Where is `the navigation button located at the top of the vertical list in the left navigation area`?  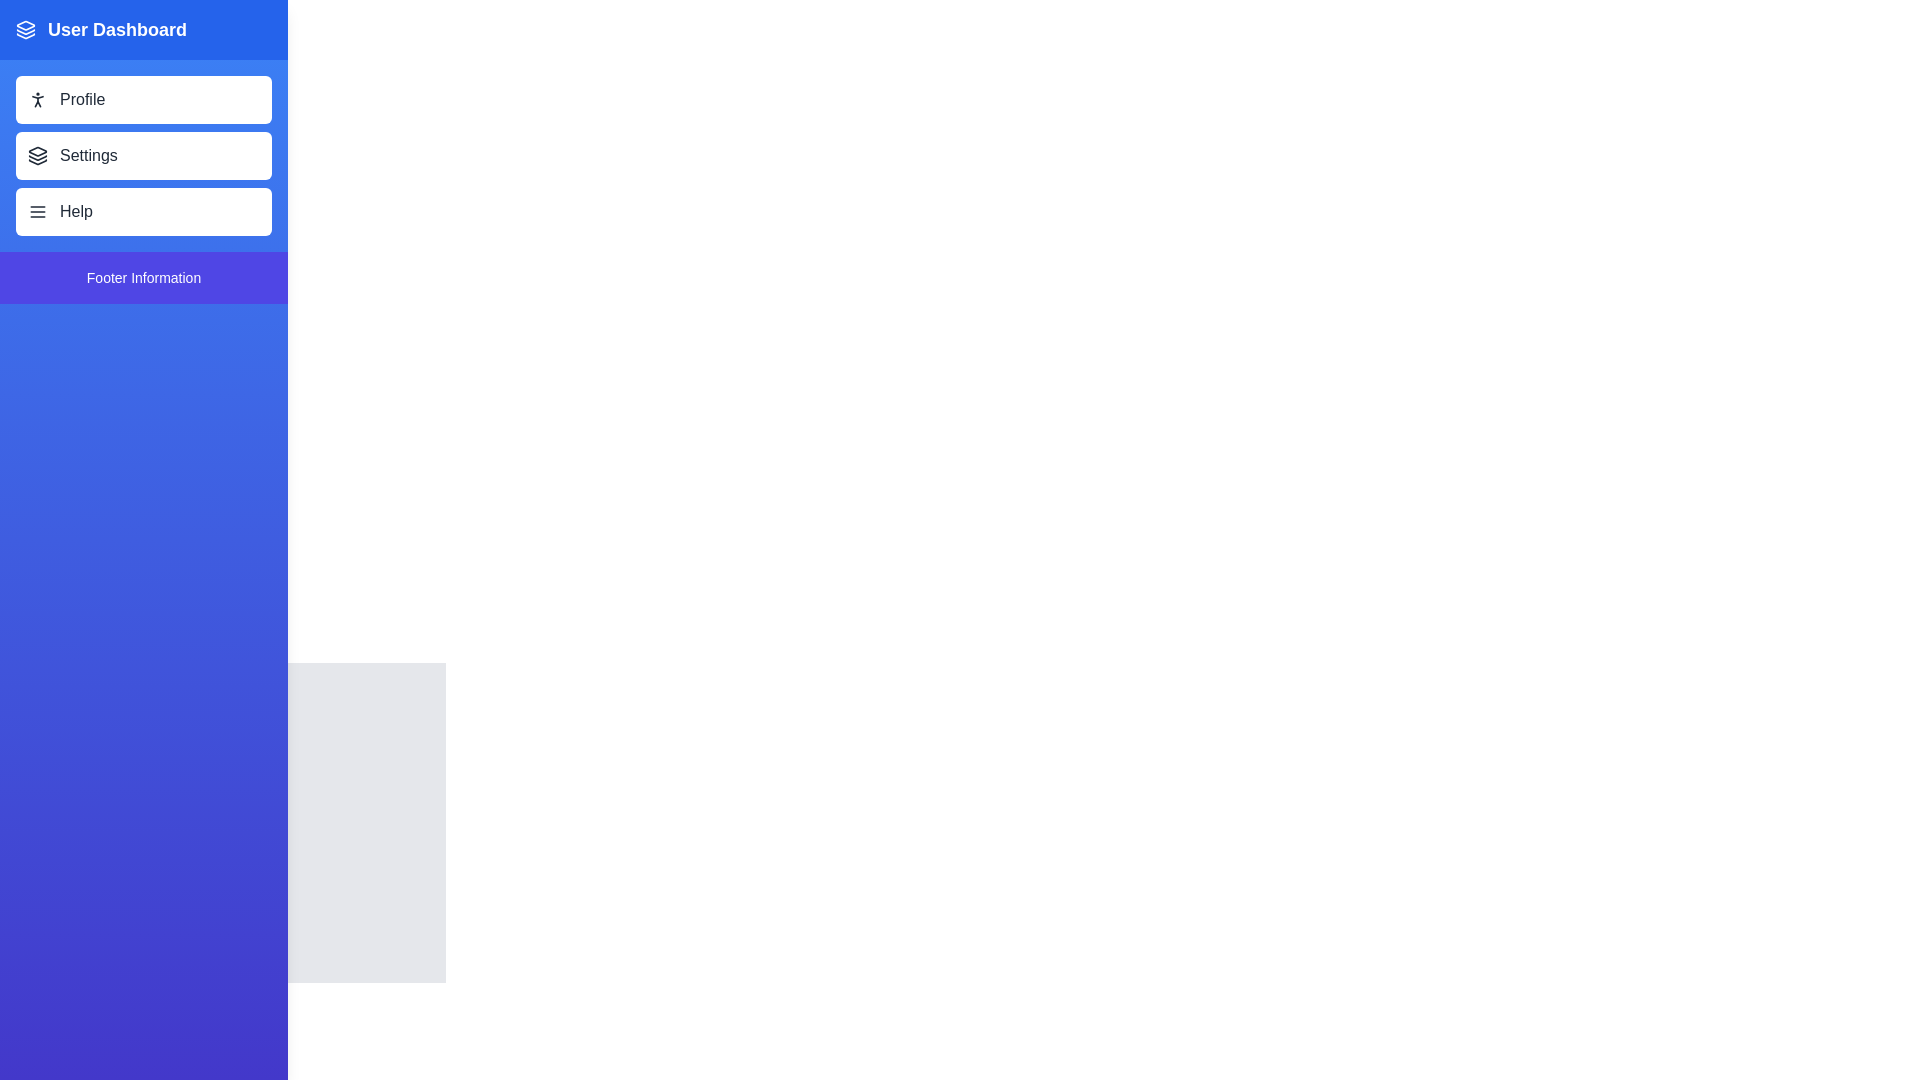
the navigation button located at the top of the vertical list in the left navigation area is located at coordinates (143, 100).